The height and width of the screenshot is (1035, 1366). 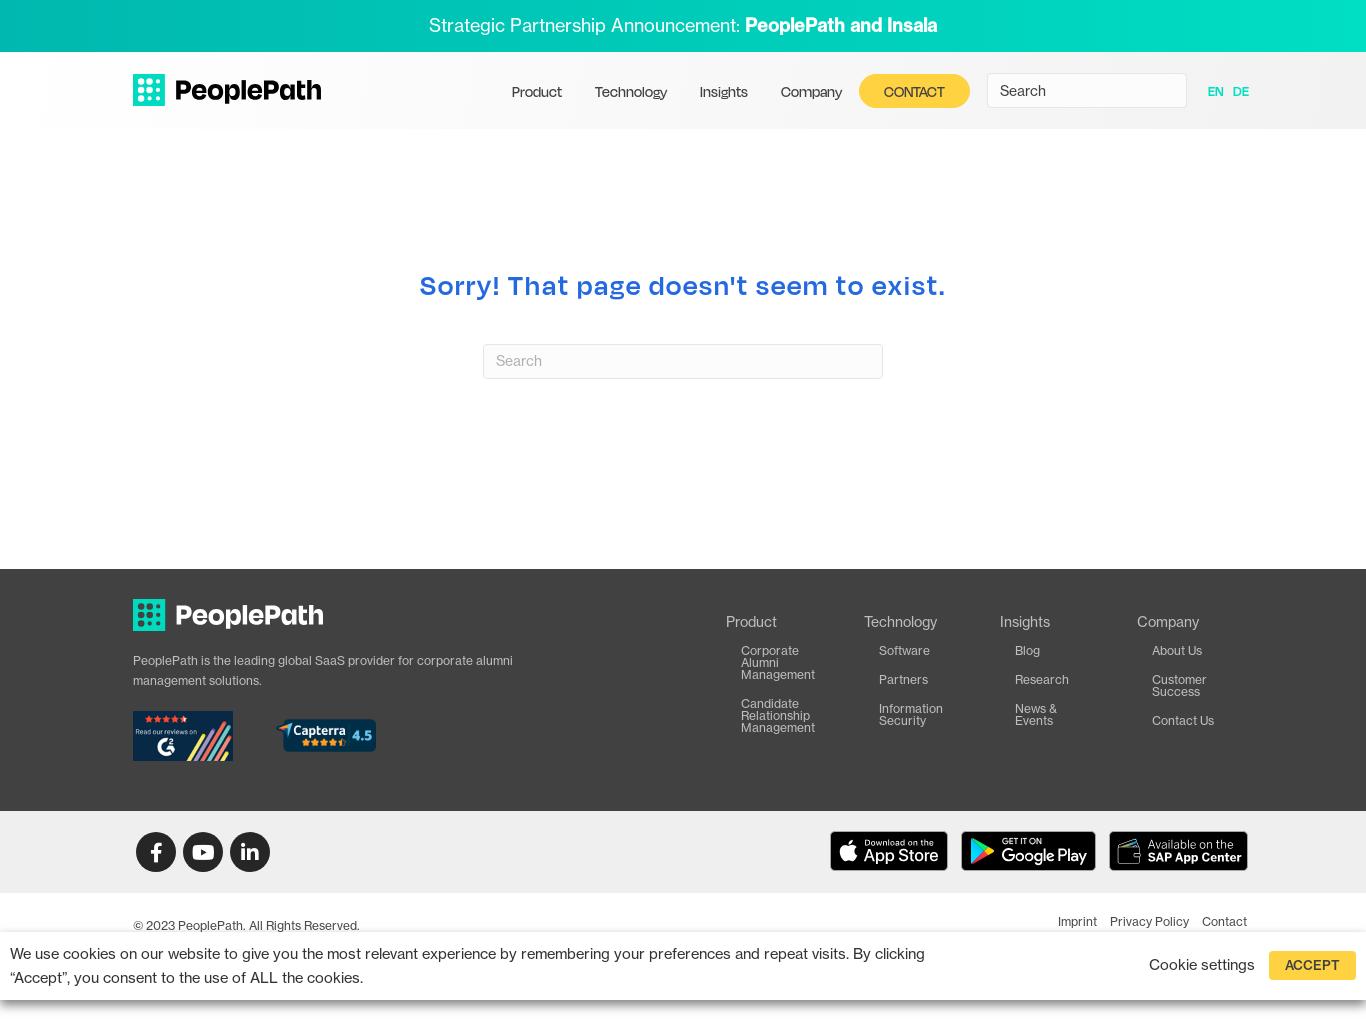 I want to click on 'Contact Us', so click(x=1151, y=718).